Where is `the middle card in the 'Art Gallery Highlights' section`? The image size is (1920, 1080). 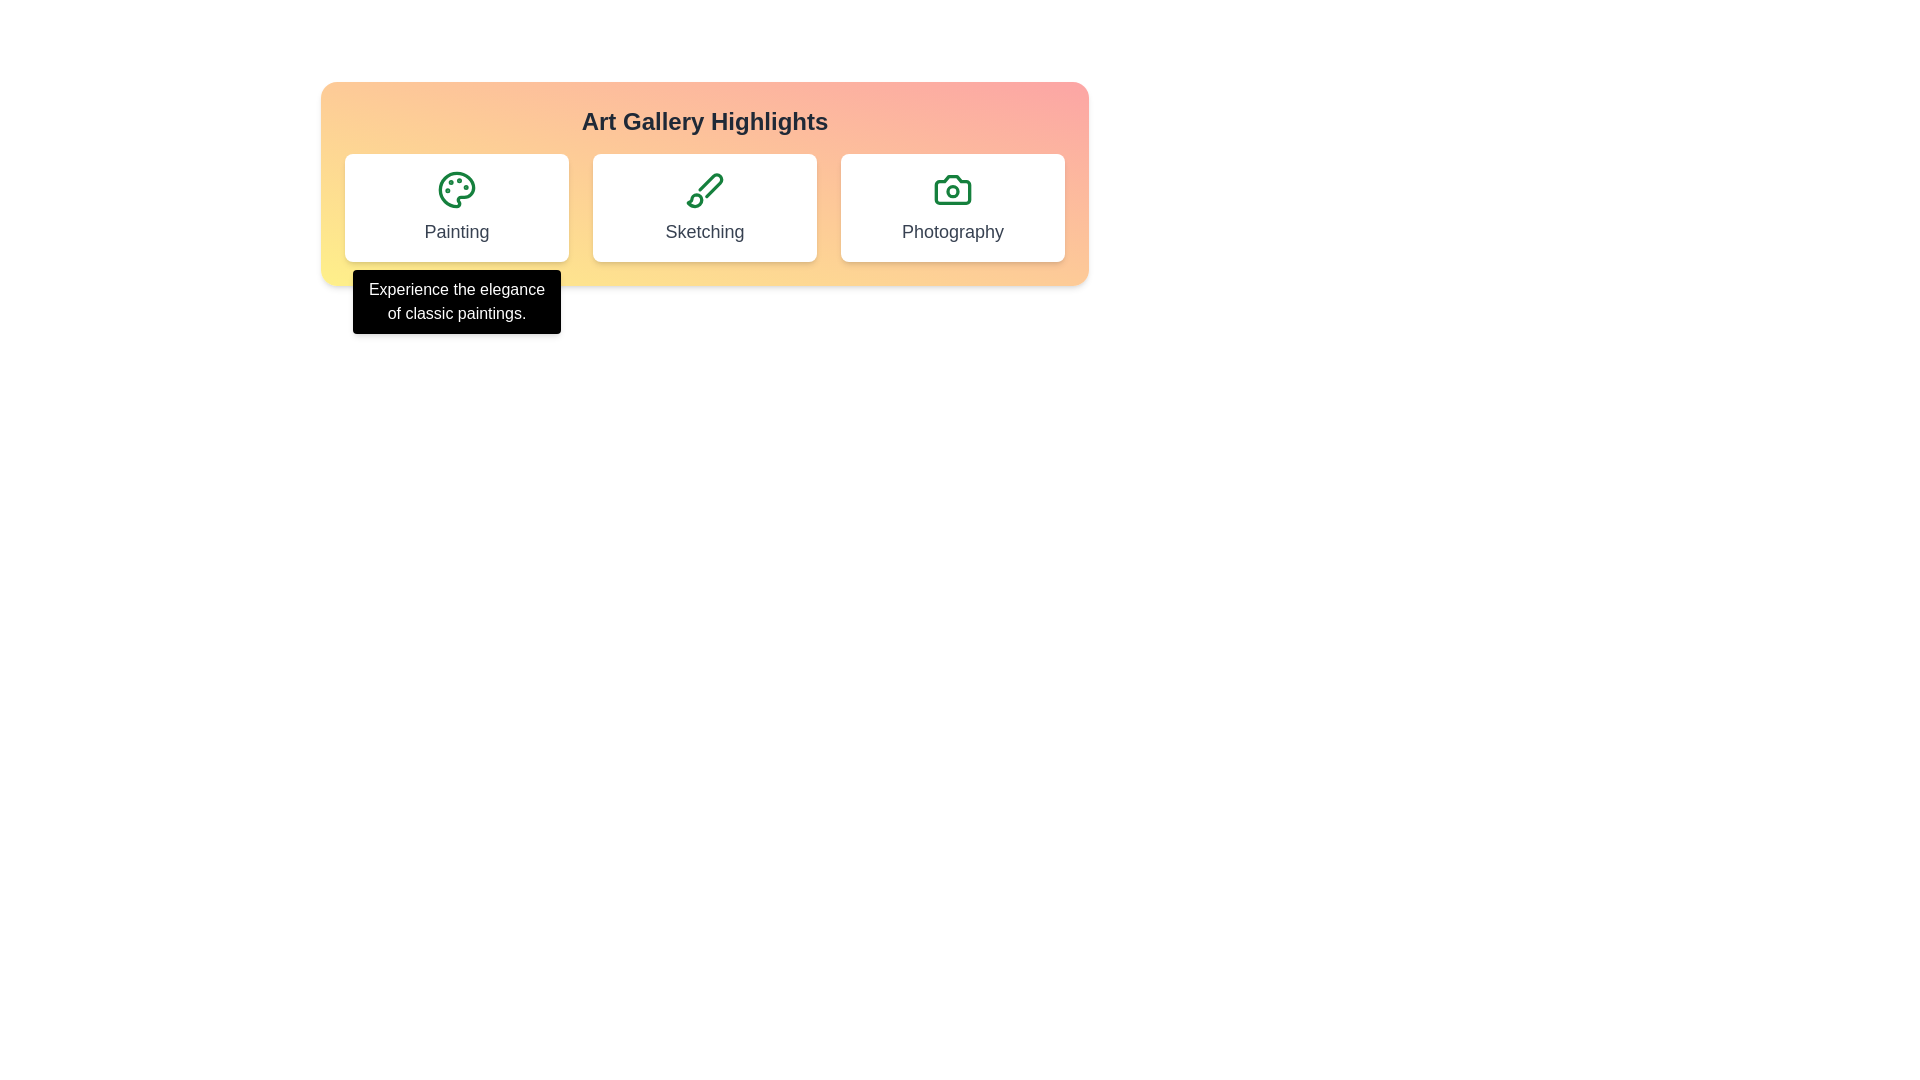 the middle card in the 'Art Gallery Highlights' section is located at coordinates (705, 208).